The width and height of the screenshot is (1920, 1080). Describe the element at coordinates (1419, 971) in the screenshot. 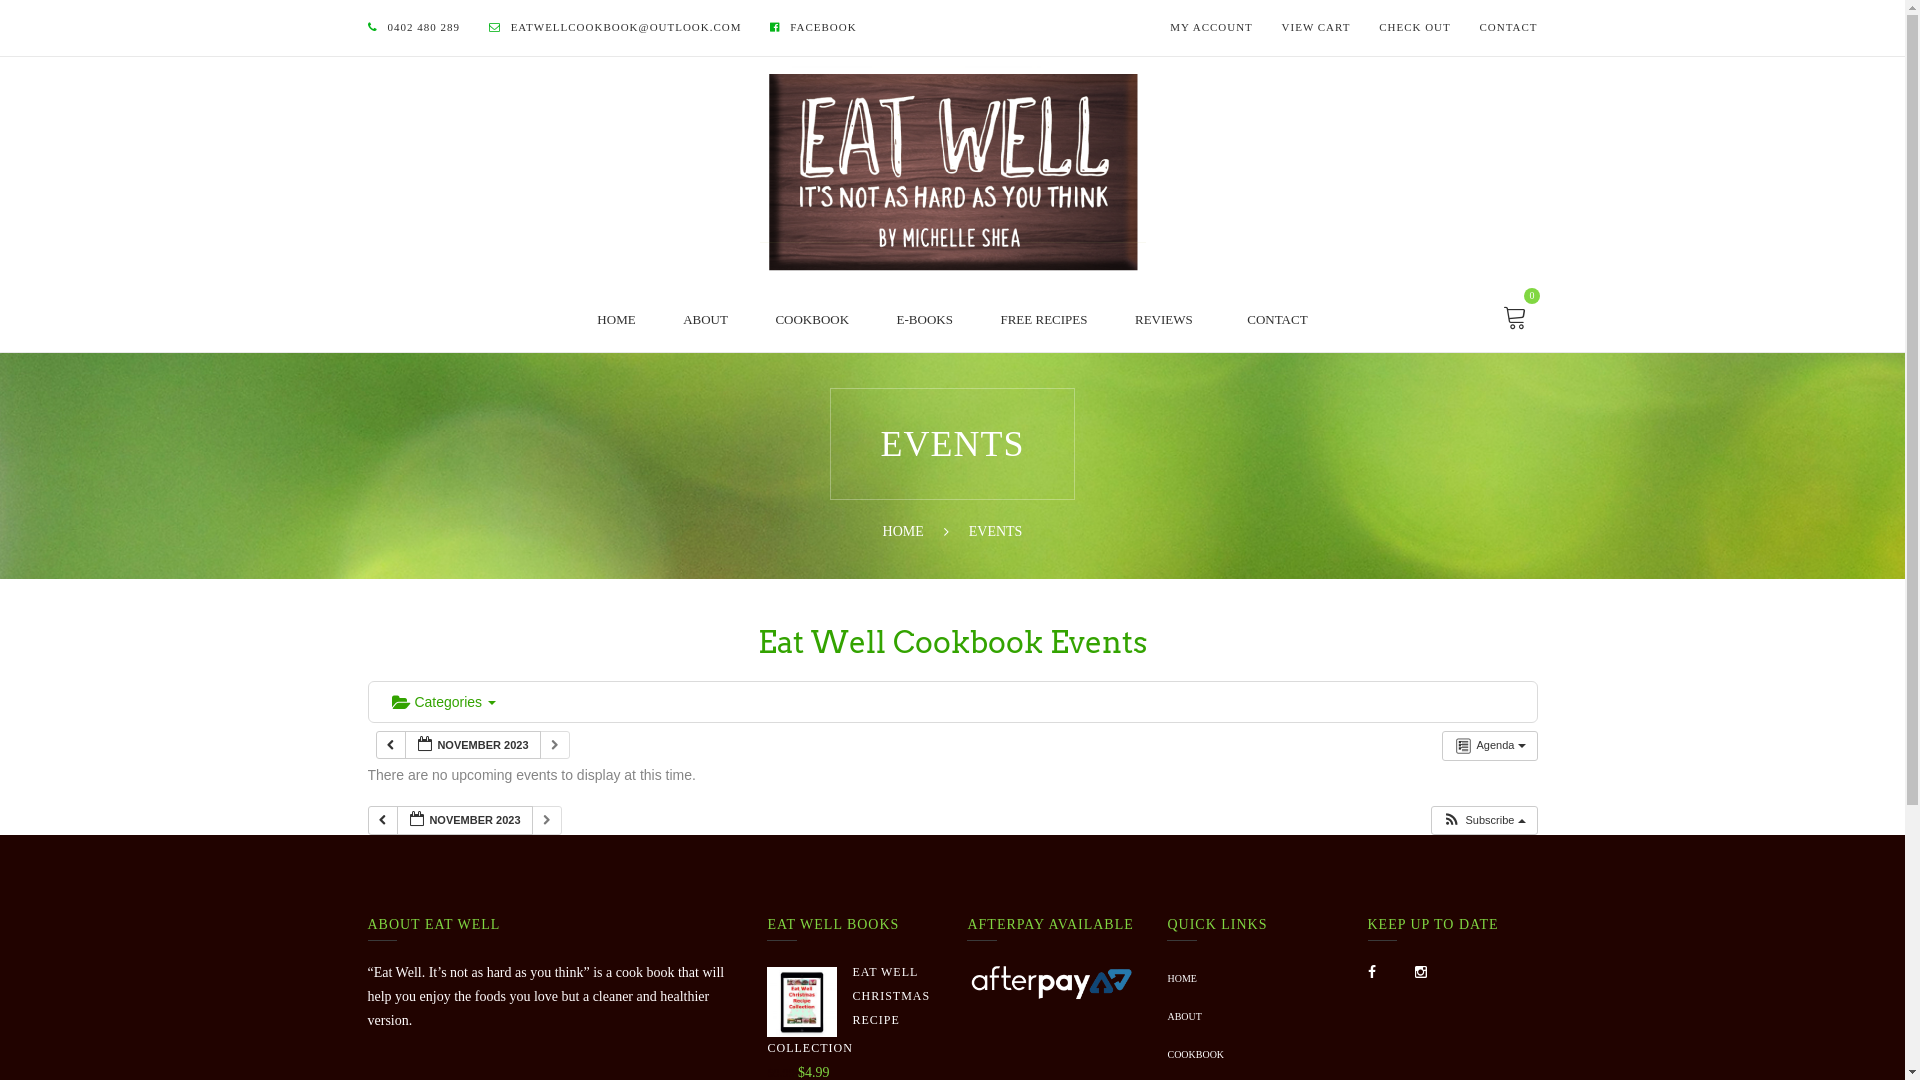

I see `'Instagram'` at that location.